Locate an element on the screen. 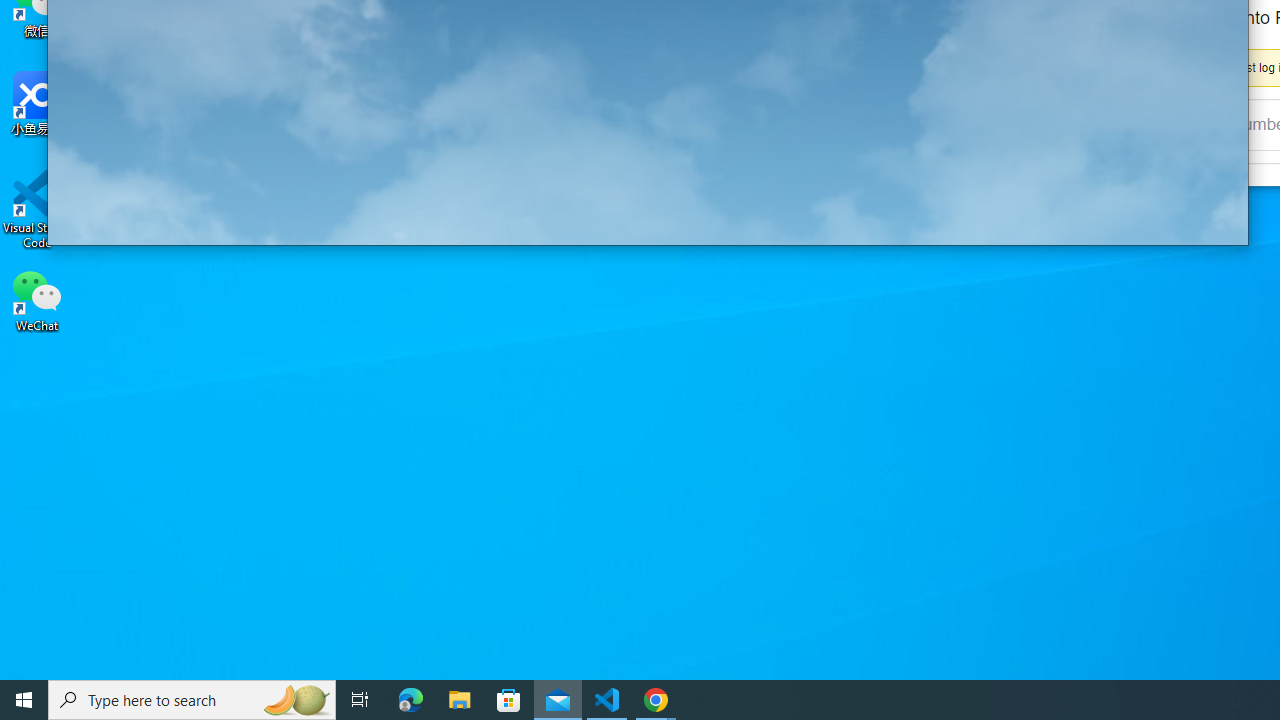  'Start' is located at coordinates (24, 698).